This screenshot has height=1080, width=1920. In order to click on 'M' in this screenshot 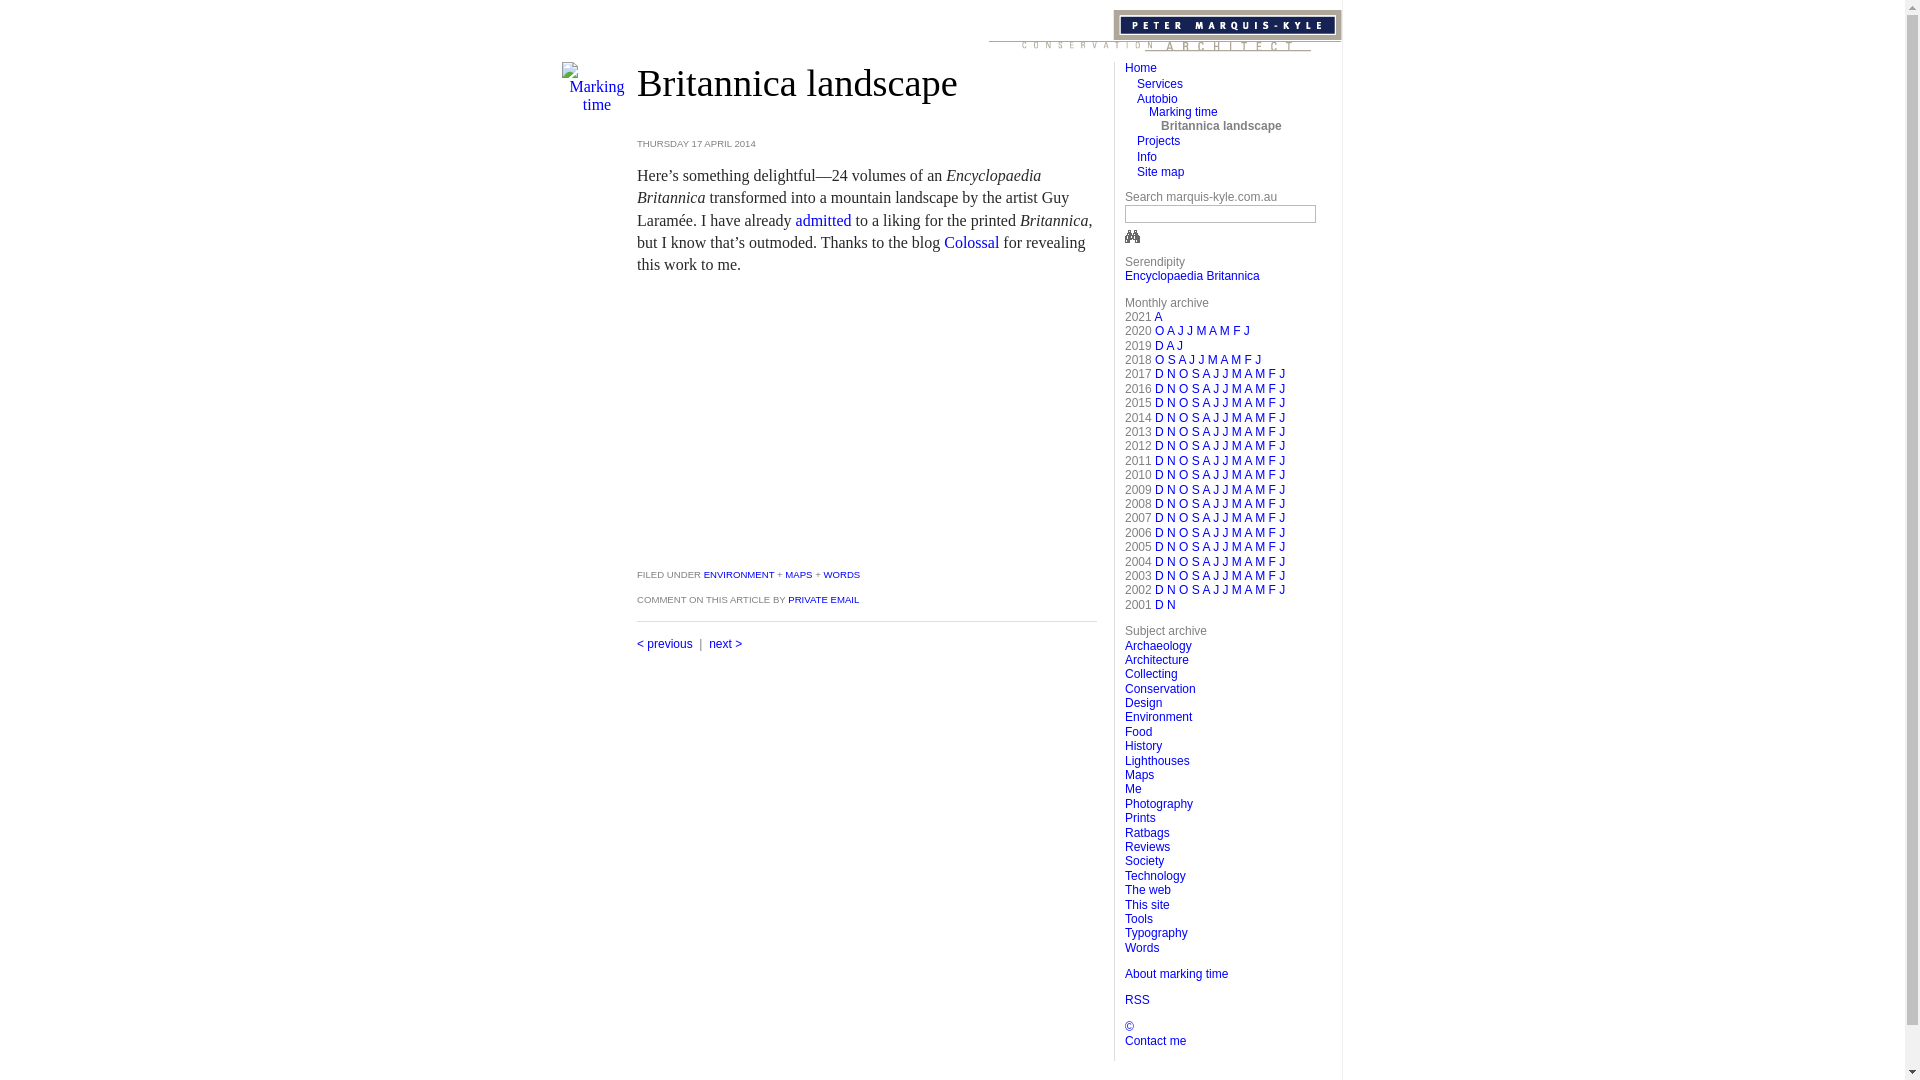, I will do `click(1258, 402)`.